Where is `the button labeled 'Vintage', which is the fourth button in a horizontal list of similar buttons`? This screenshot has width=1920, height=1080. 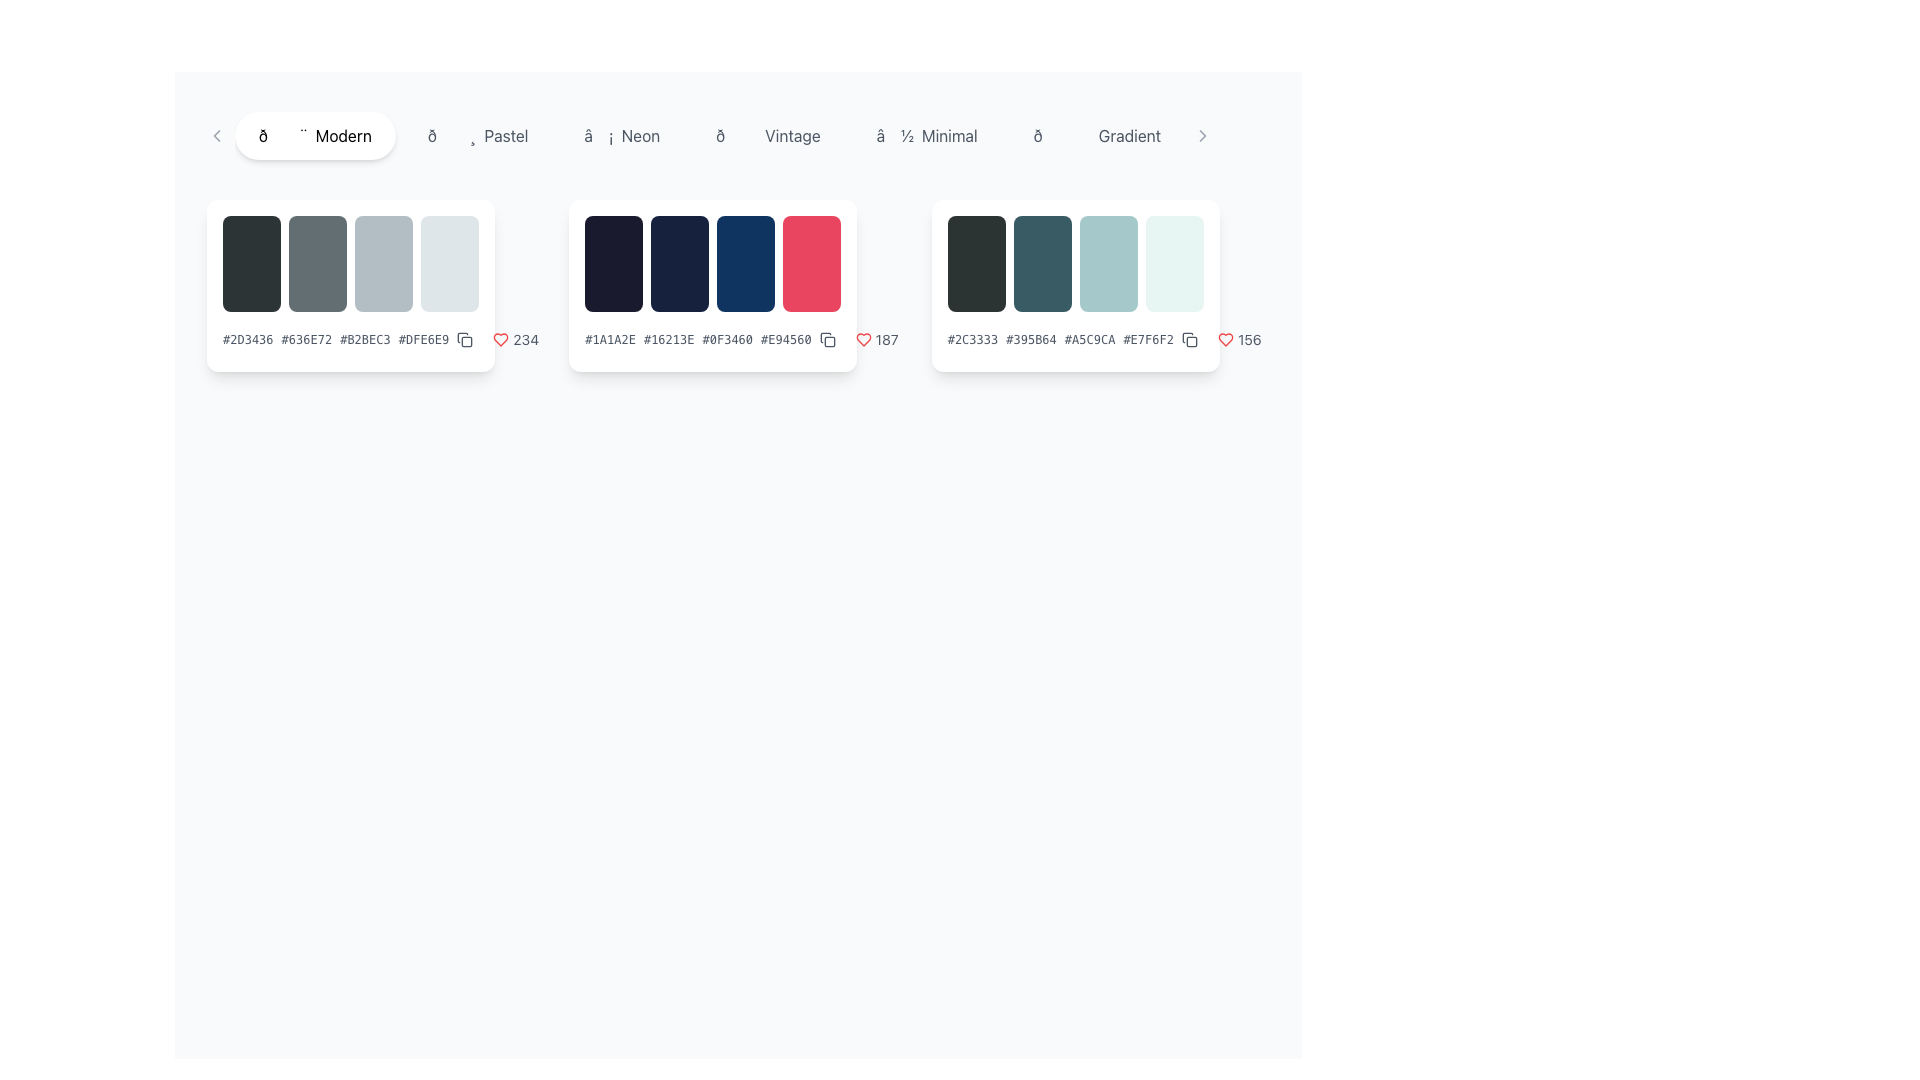 the button labeled 'Vintage', which is the fourth button in a horizontal list of similar buttons is located at coordinates (767, 135).